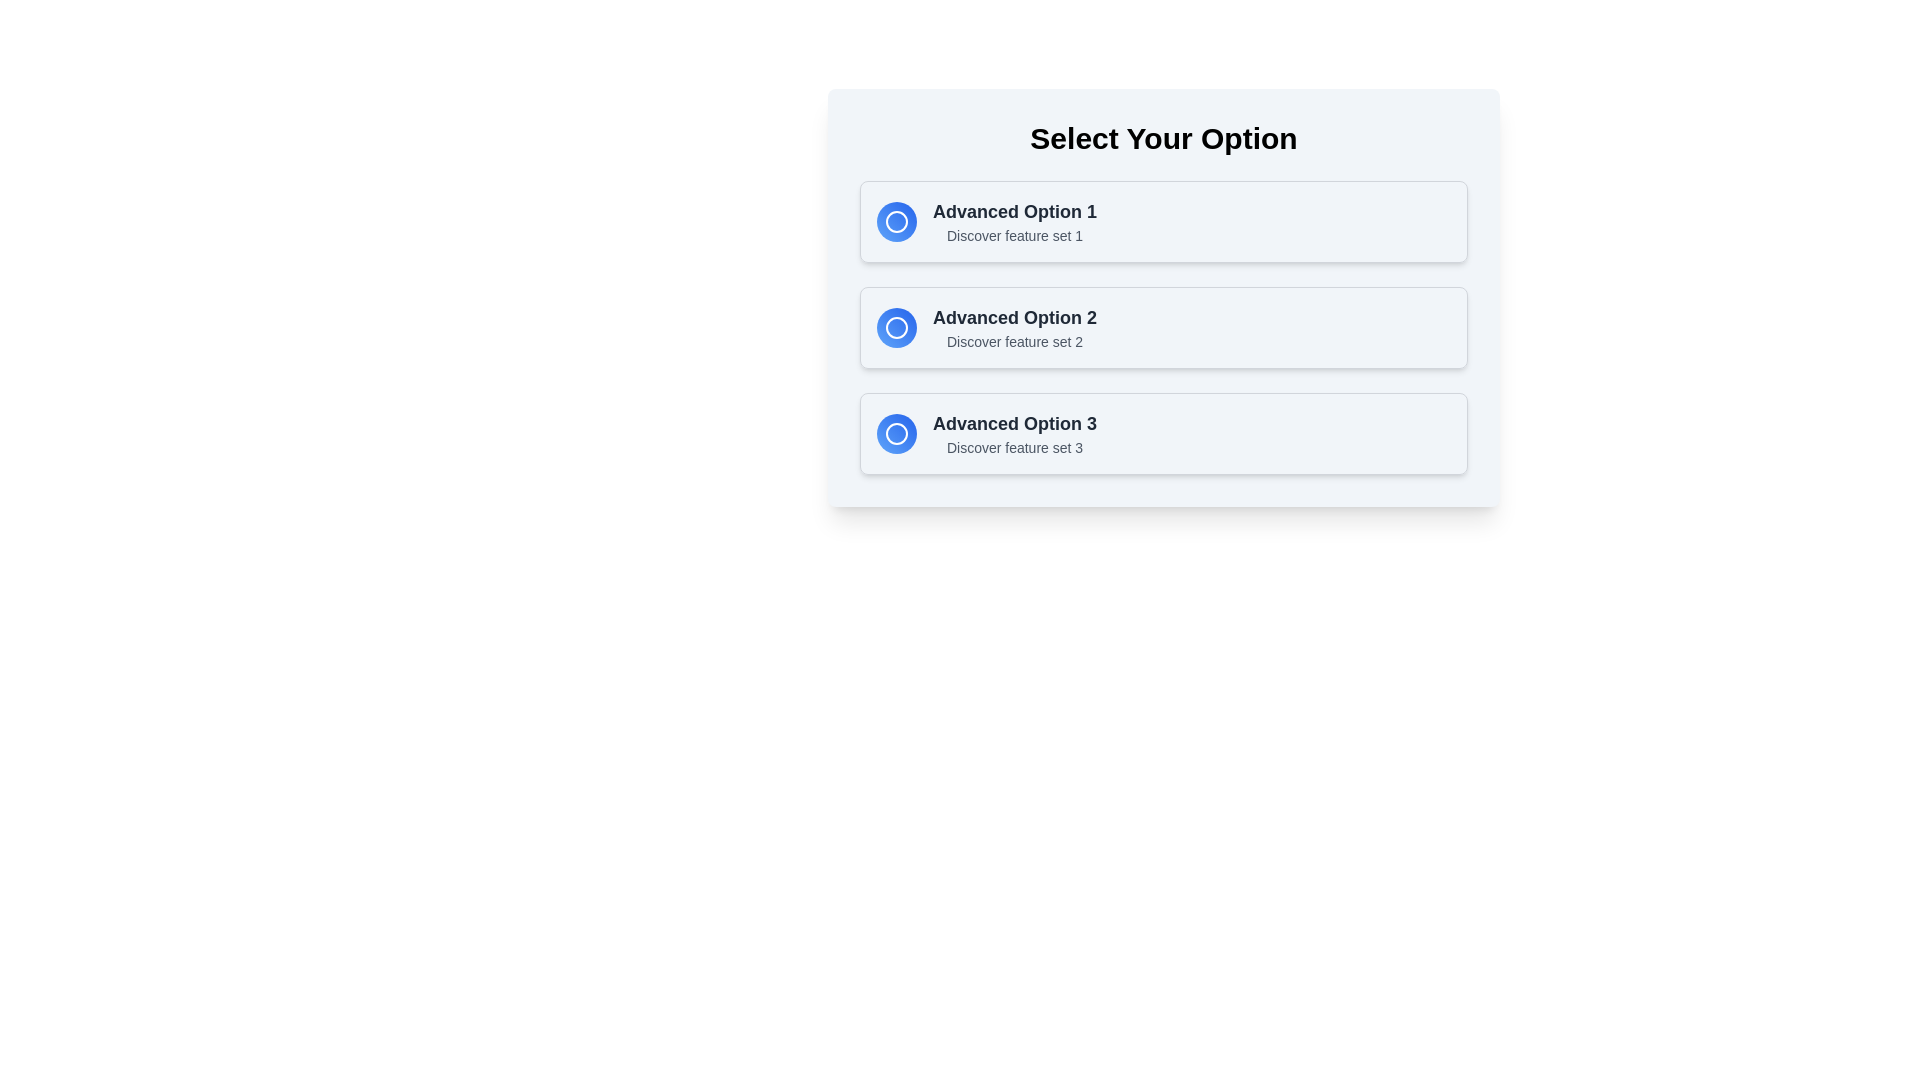  What do you see at coordinates (896, 326) in the screenshot?
I see `the circular gradient-filled icon with a blue to cyan transition, located in the second option of a vertical list titled 'Advanced Option 2'` at bounding box center [896, 326].